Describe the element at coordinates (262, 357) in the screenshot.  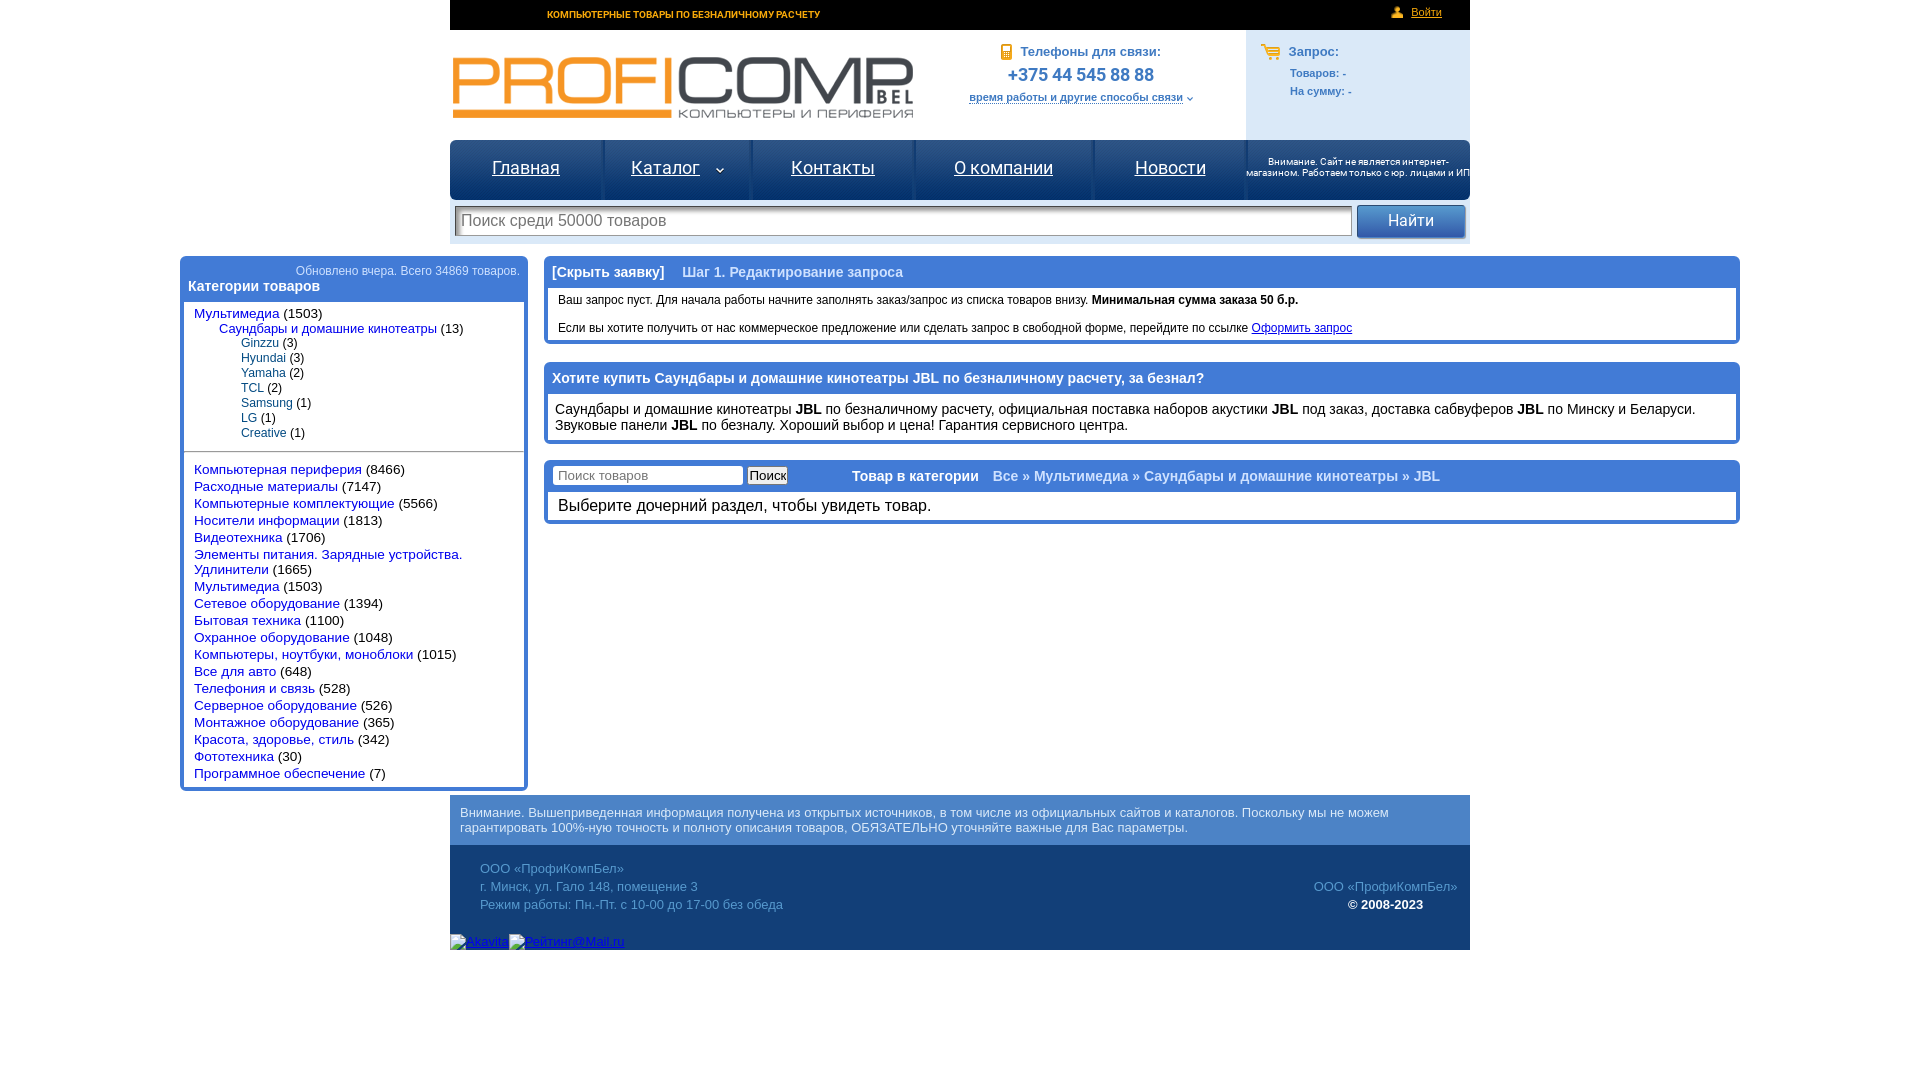
I see `'Hyundai'` at that location.